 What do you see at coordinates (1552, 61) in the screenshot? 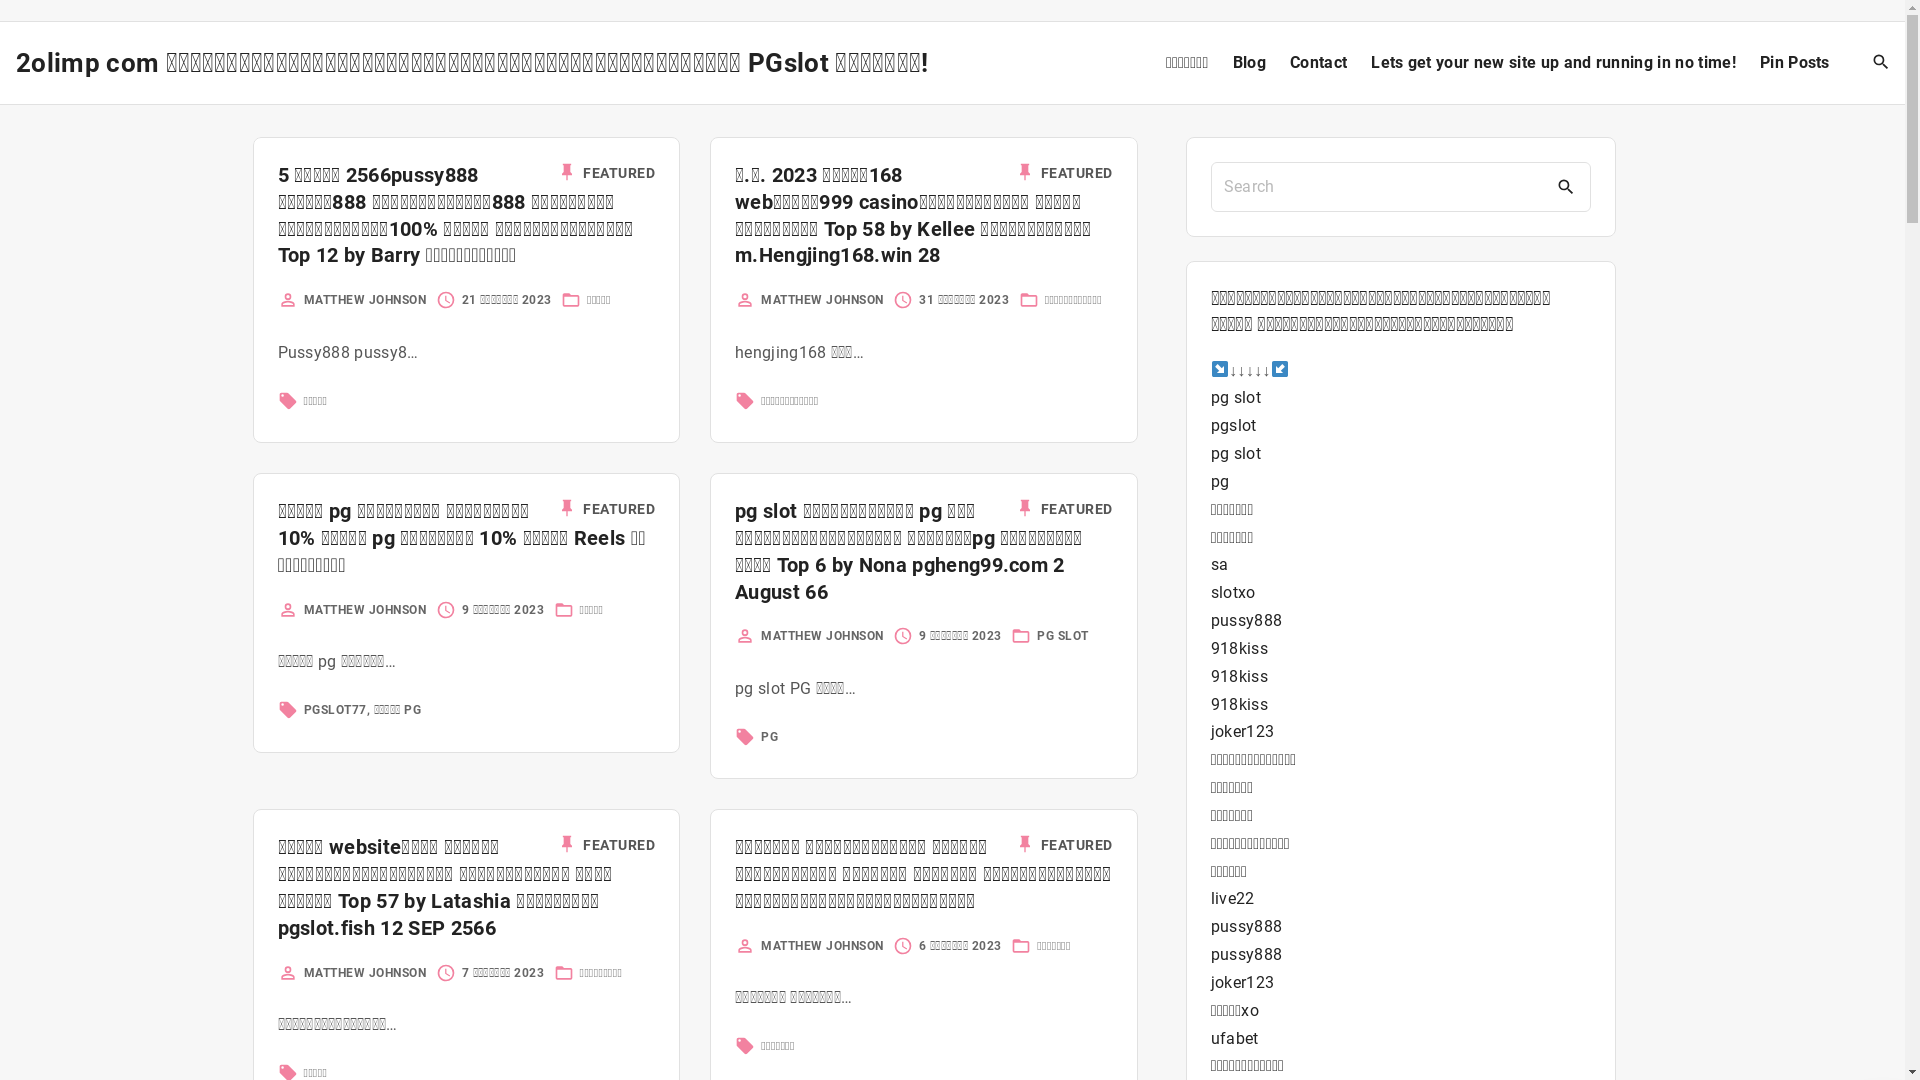
I see `'Lets get your new site up and running in no time!'` at bounding box center [1552, 61].